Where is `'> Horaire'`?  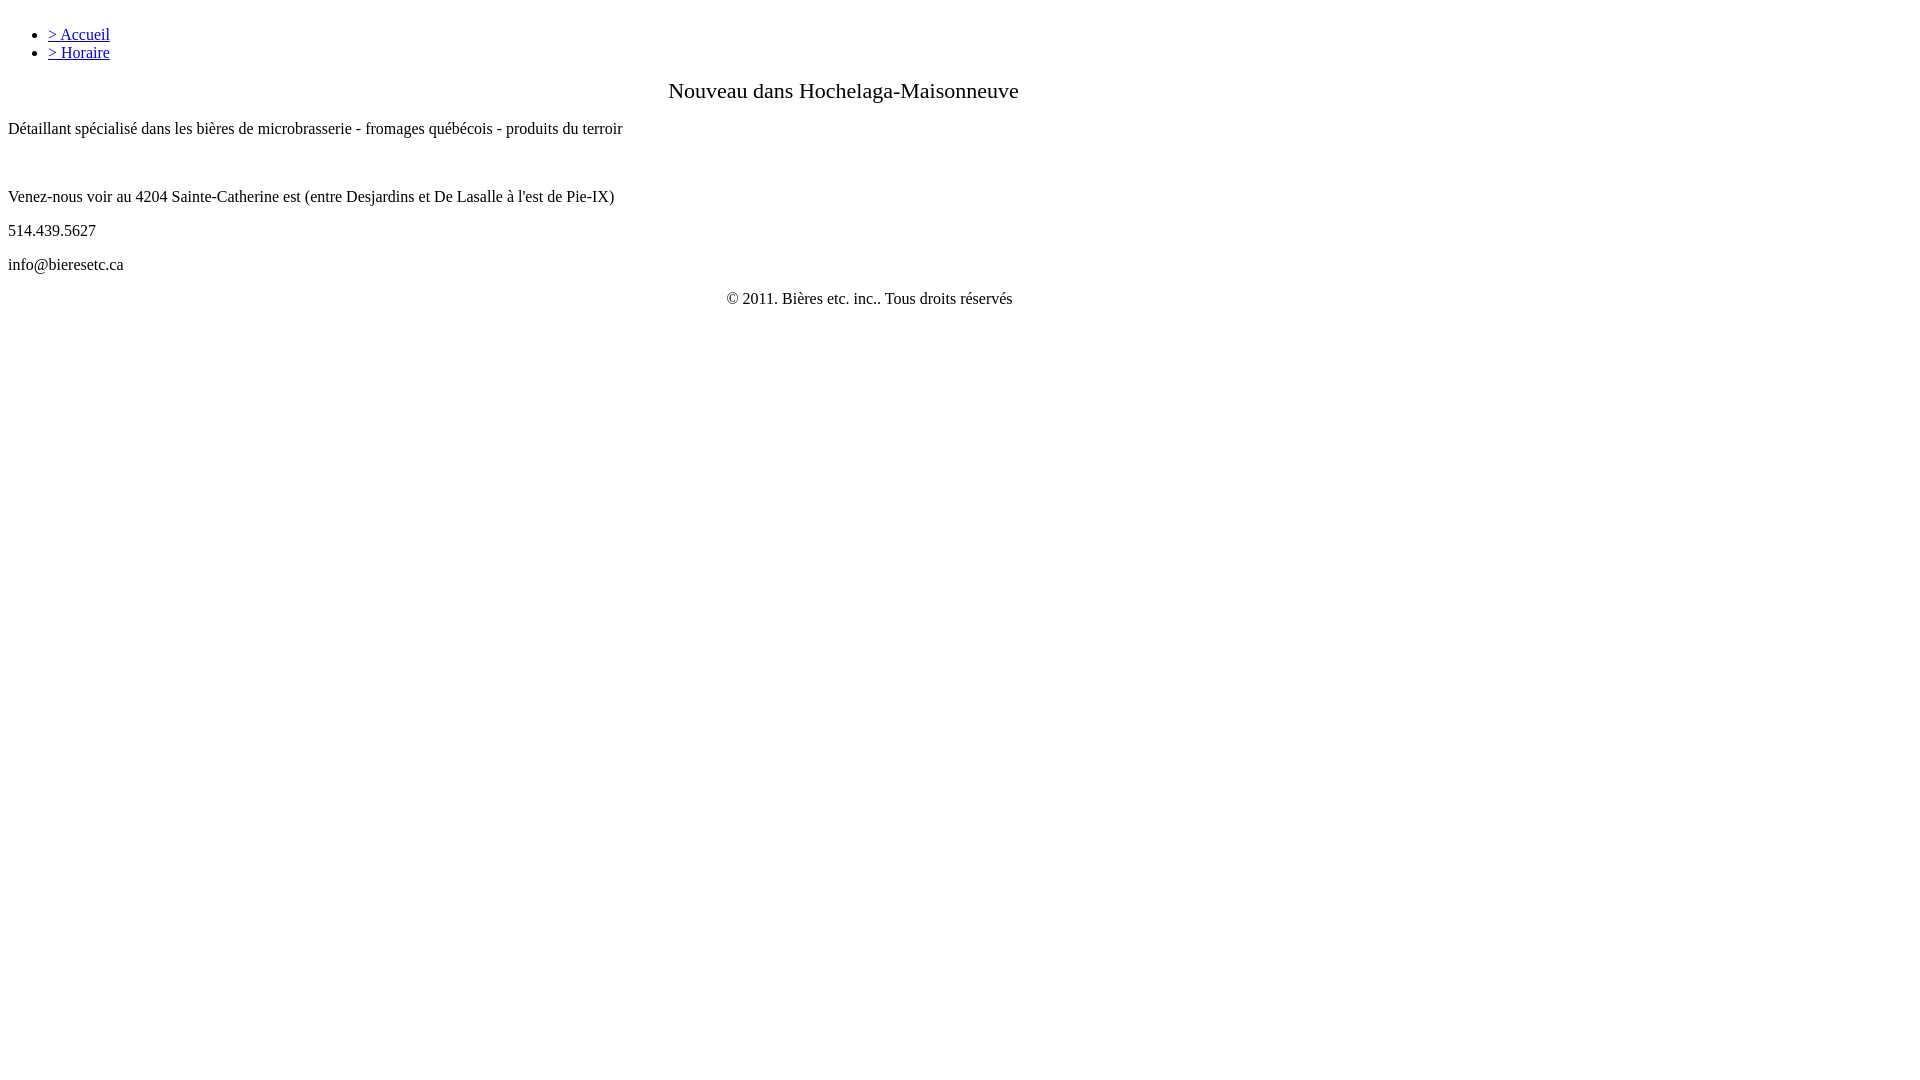
'> Horaire' is located at coordinates (48, 51).